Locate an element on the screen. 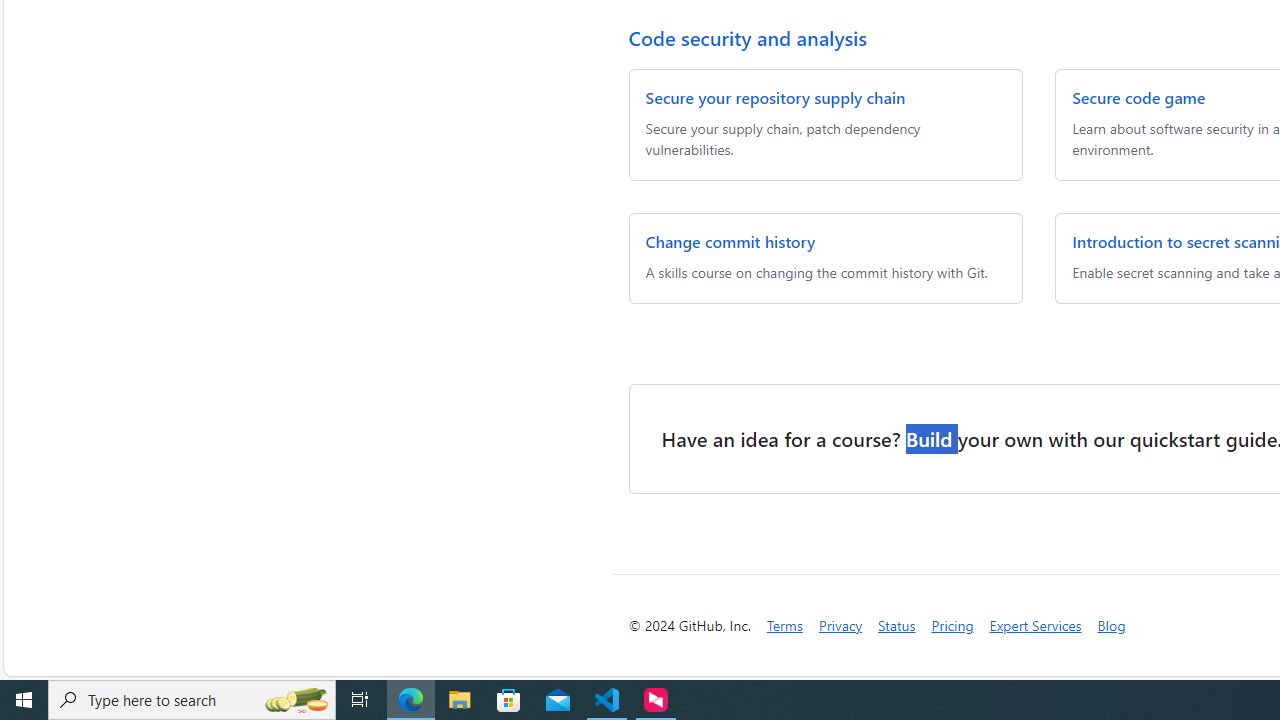 The width and height of the screenshot is (1280, 720). 'Status' is located at coordinates (896, 624).